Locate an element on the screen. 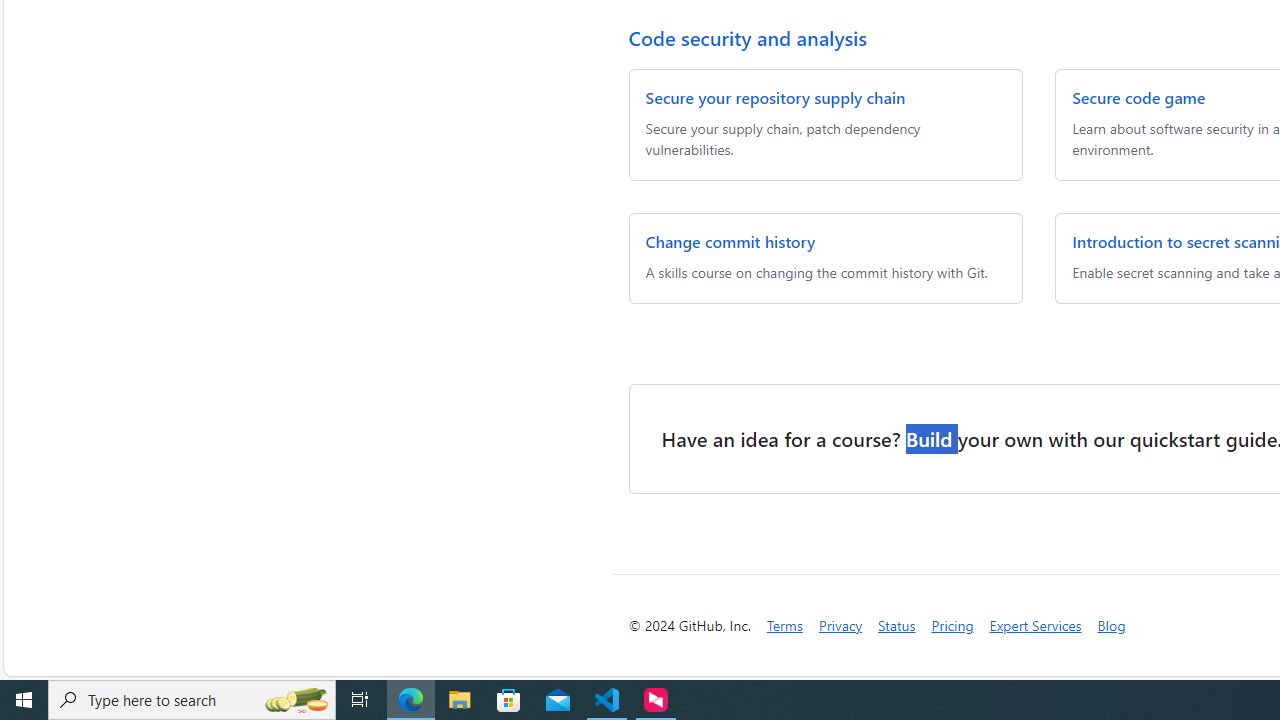 The width and height of the screenshot is (1280, 720). 'Status' is located at coordinates (896, 624).